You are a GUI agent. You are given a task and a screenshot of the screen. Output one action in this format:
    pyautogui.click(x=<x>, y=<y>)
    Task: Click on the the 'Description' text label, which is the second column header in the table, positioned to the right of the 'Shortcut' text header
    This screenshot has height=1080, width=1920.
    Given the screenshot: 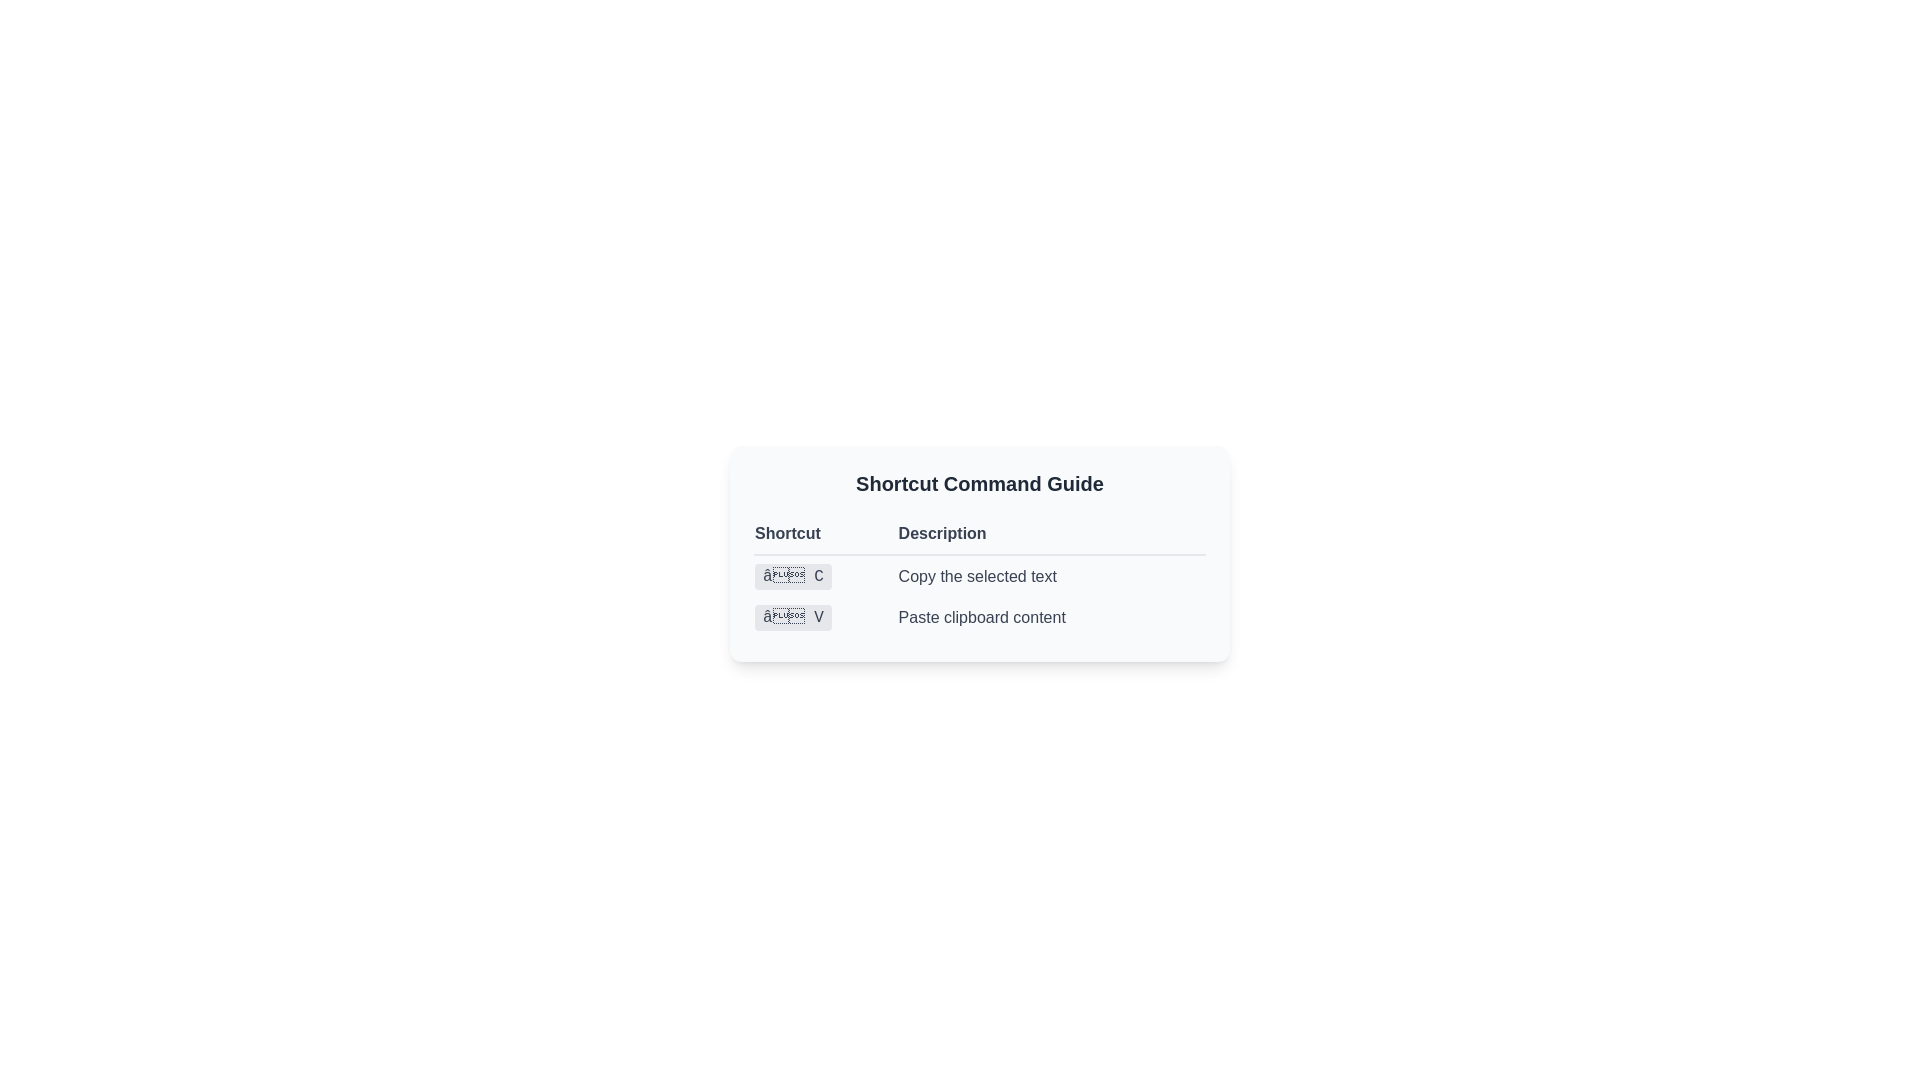 What is the action you would take?
    pyautogui.click(x=979, y=532)
    